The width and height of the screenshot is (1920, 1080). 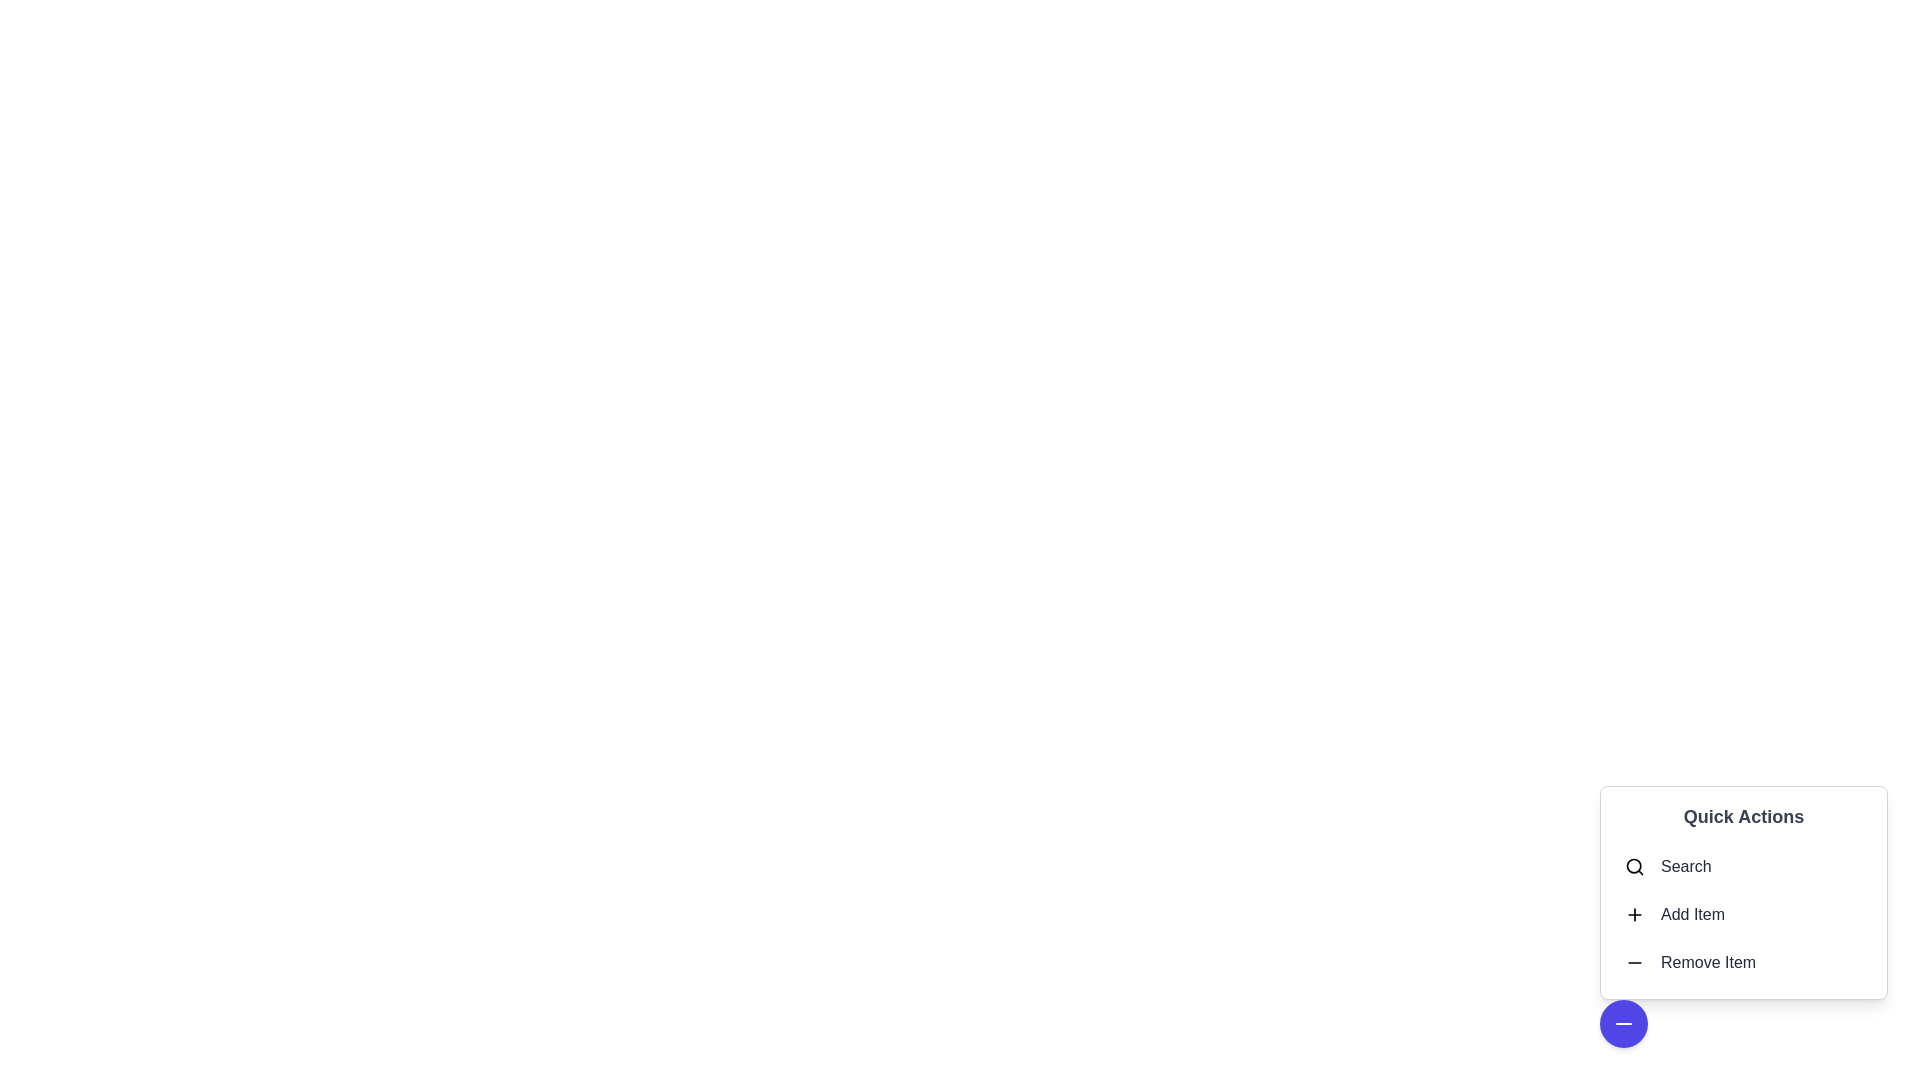 I want to click on the 'Remove Item' menu item located at the bottom of the 'Quick Actions' section, which features a minus icon on the left and dark gray text on the right, so click(x=1742, y=962).